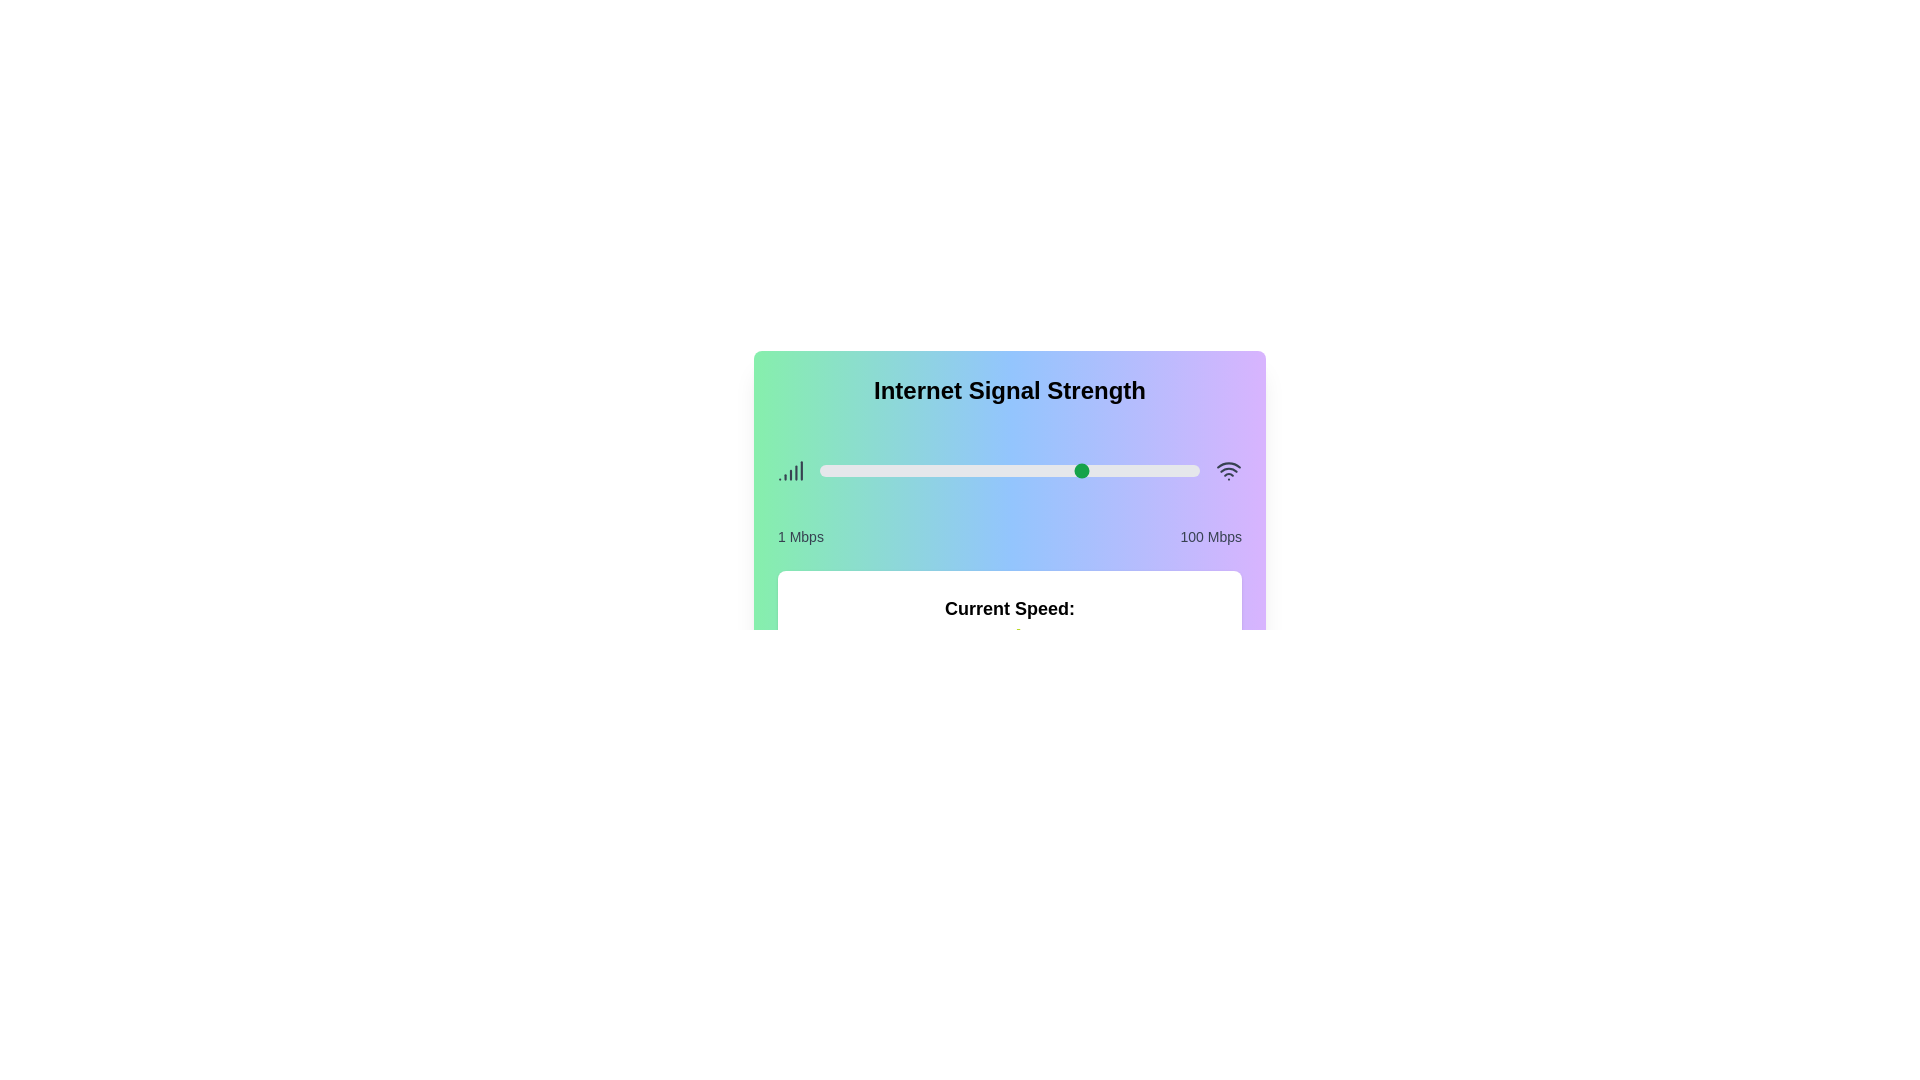  What do you see at coordinates (962, 470) in the screenshot?
I see `the slider to set the signal strength to 38 Mbps` at bounding box center [962, 470].